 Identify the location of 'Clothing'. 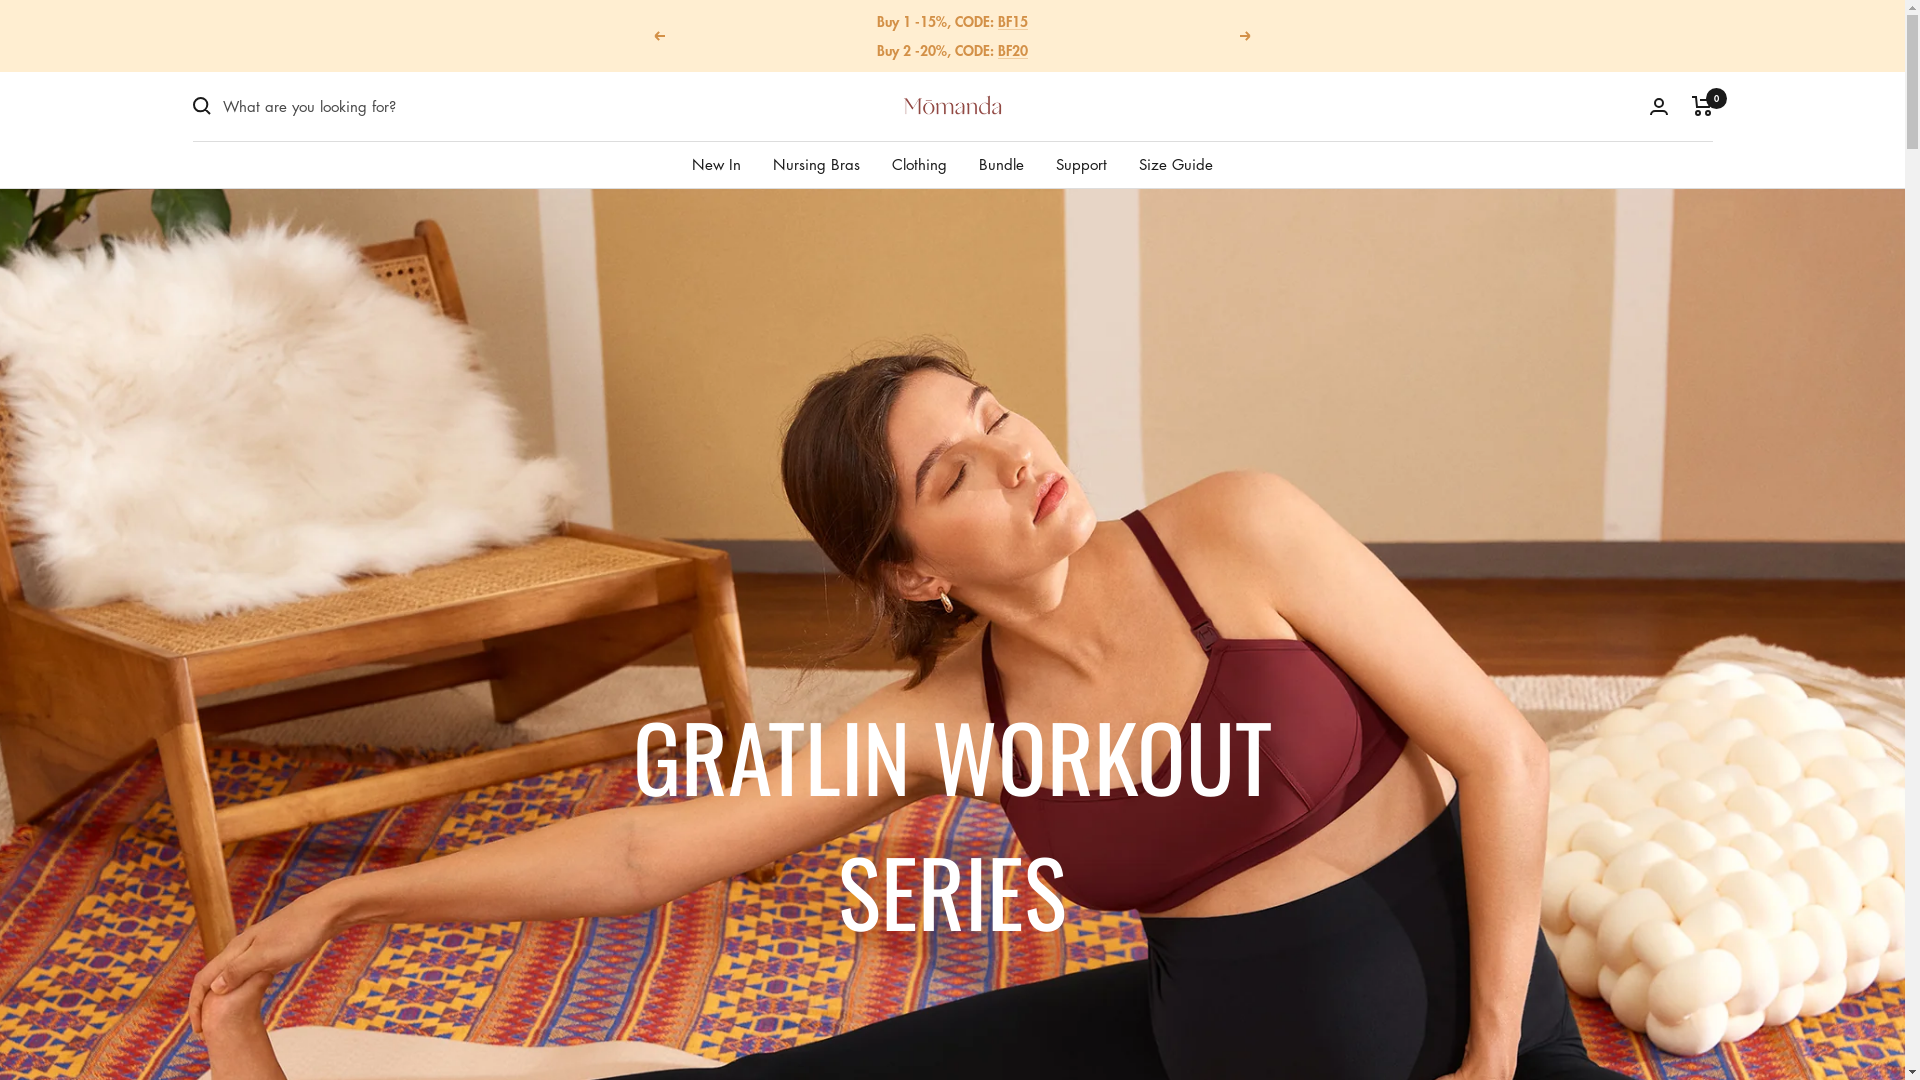
(918, 161).